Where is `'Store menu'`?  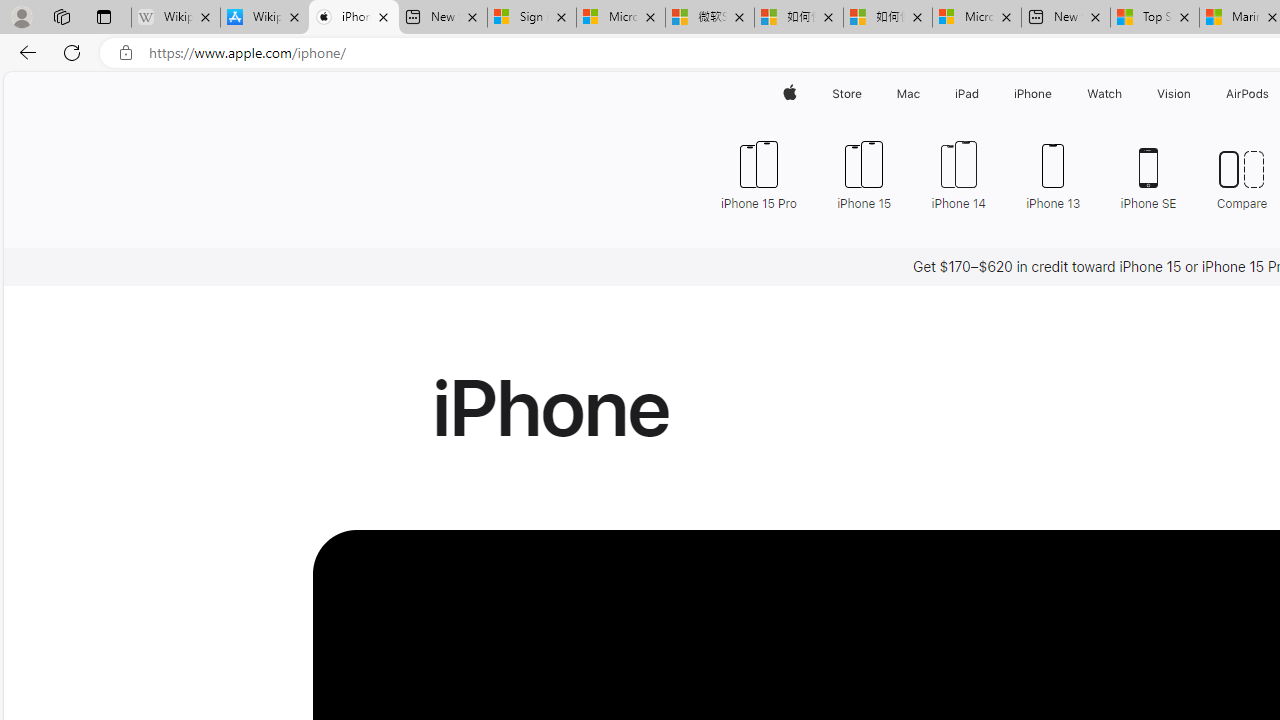 'Store menu' is located at coordinates (865, 93).